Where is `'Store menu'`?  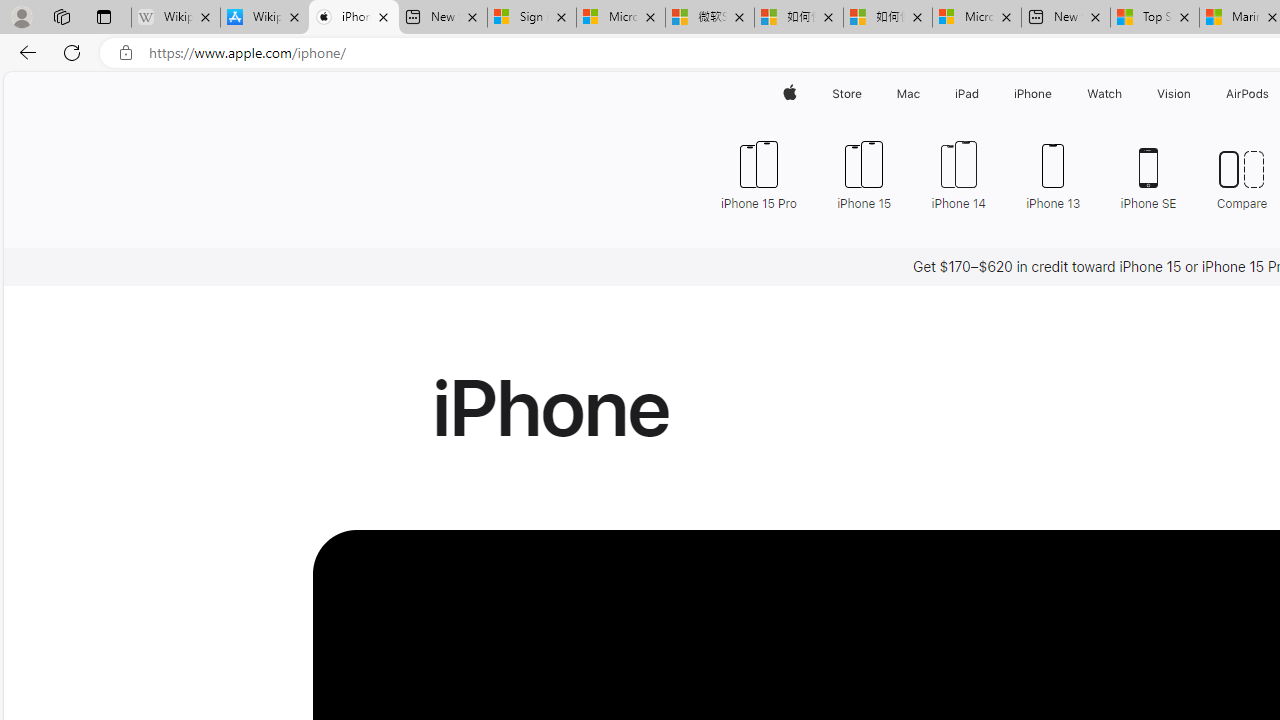 'Store menu' is located at coordinates (865, 93).